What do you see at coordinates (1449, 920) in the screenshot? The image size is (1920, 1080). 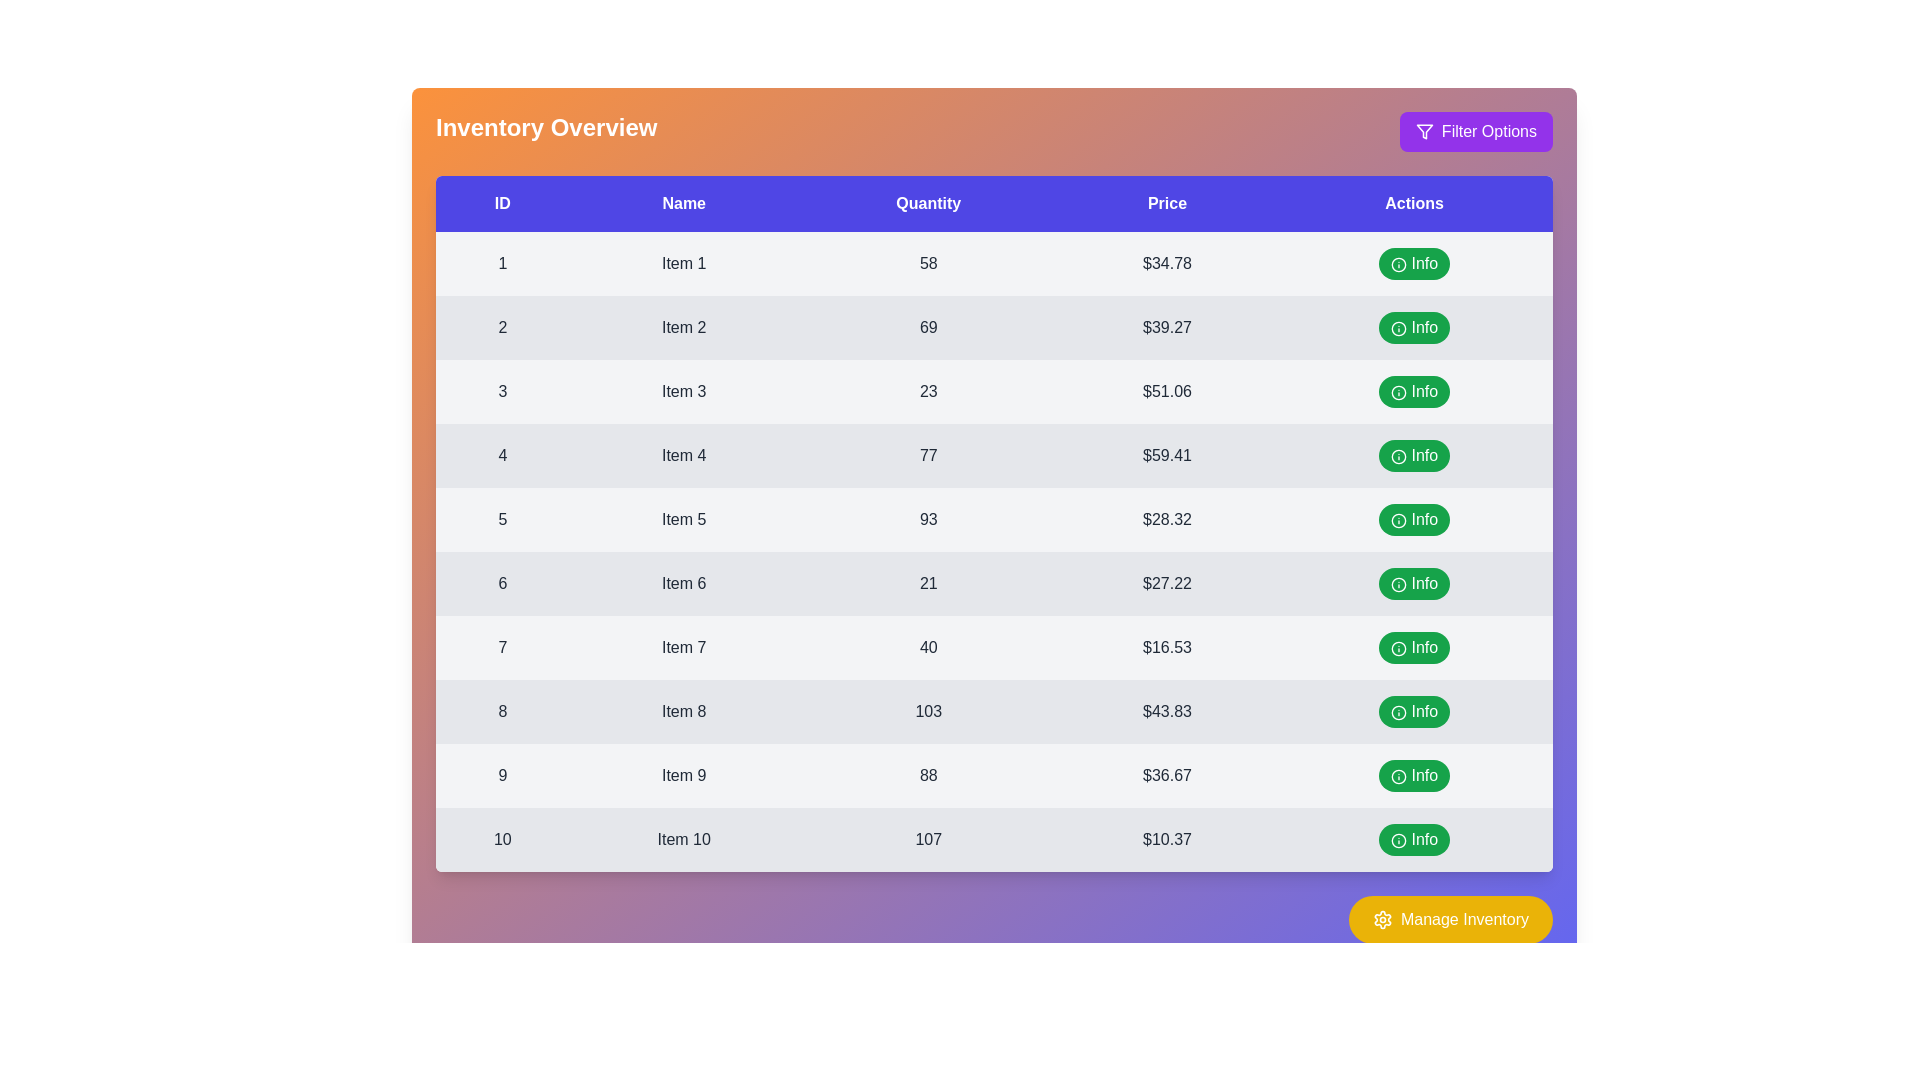 I see `'Manage Inventory' button to access inventory management` at bounding box center [1449, 920].